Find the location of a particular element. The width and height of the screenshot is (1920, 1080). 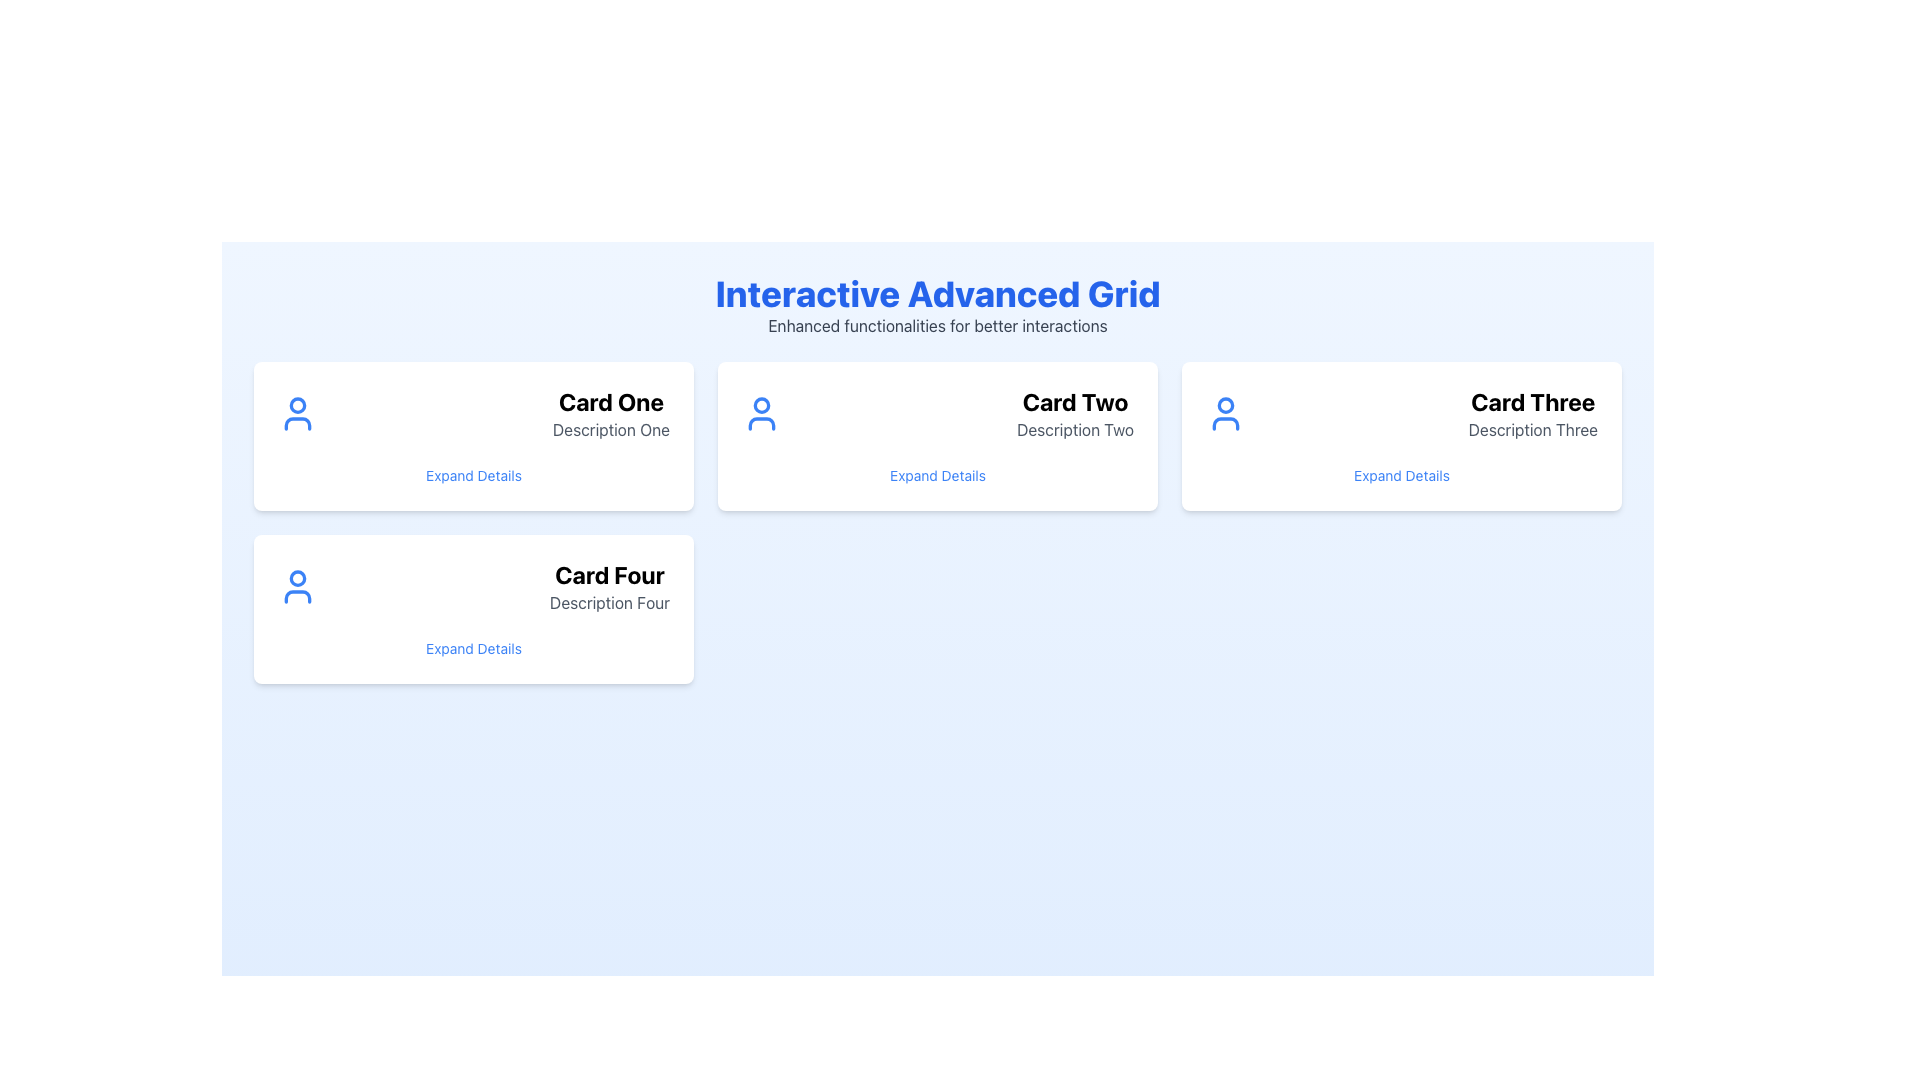

the text block displaying the title and description of the third card in the grid layout, located at the top-right card in the grid is located at coordinates (1532, 412).